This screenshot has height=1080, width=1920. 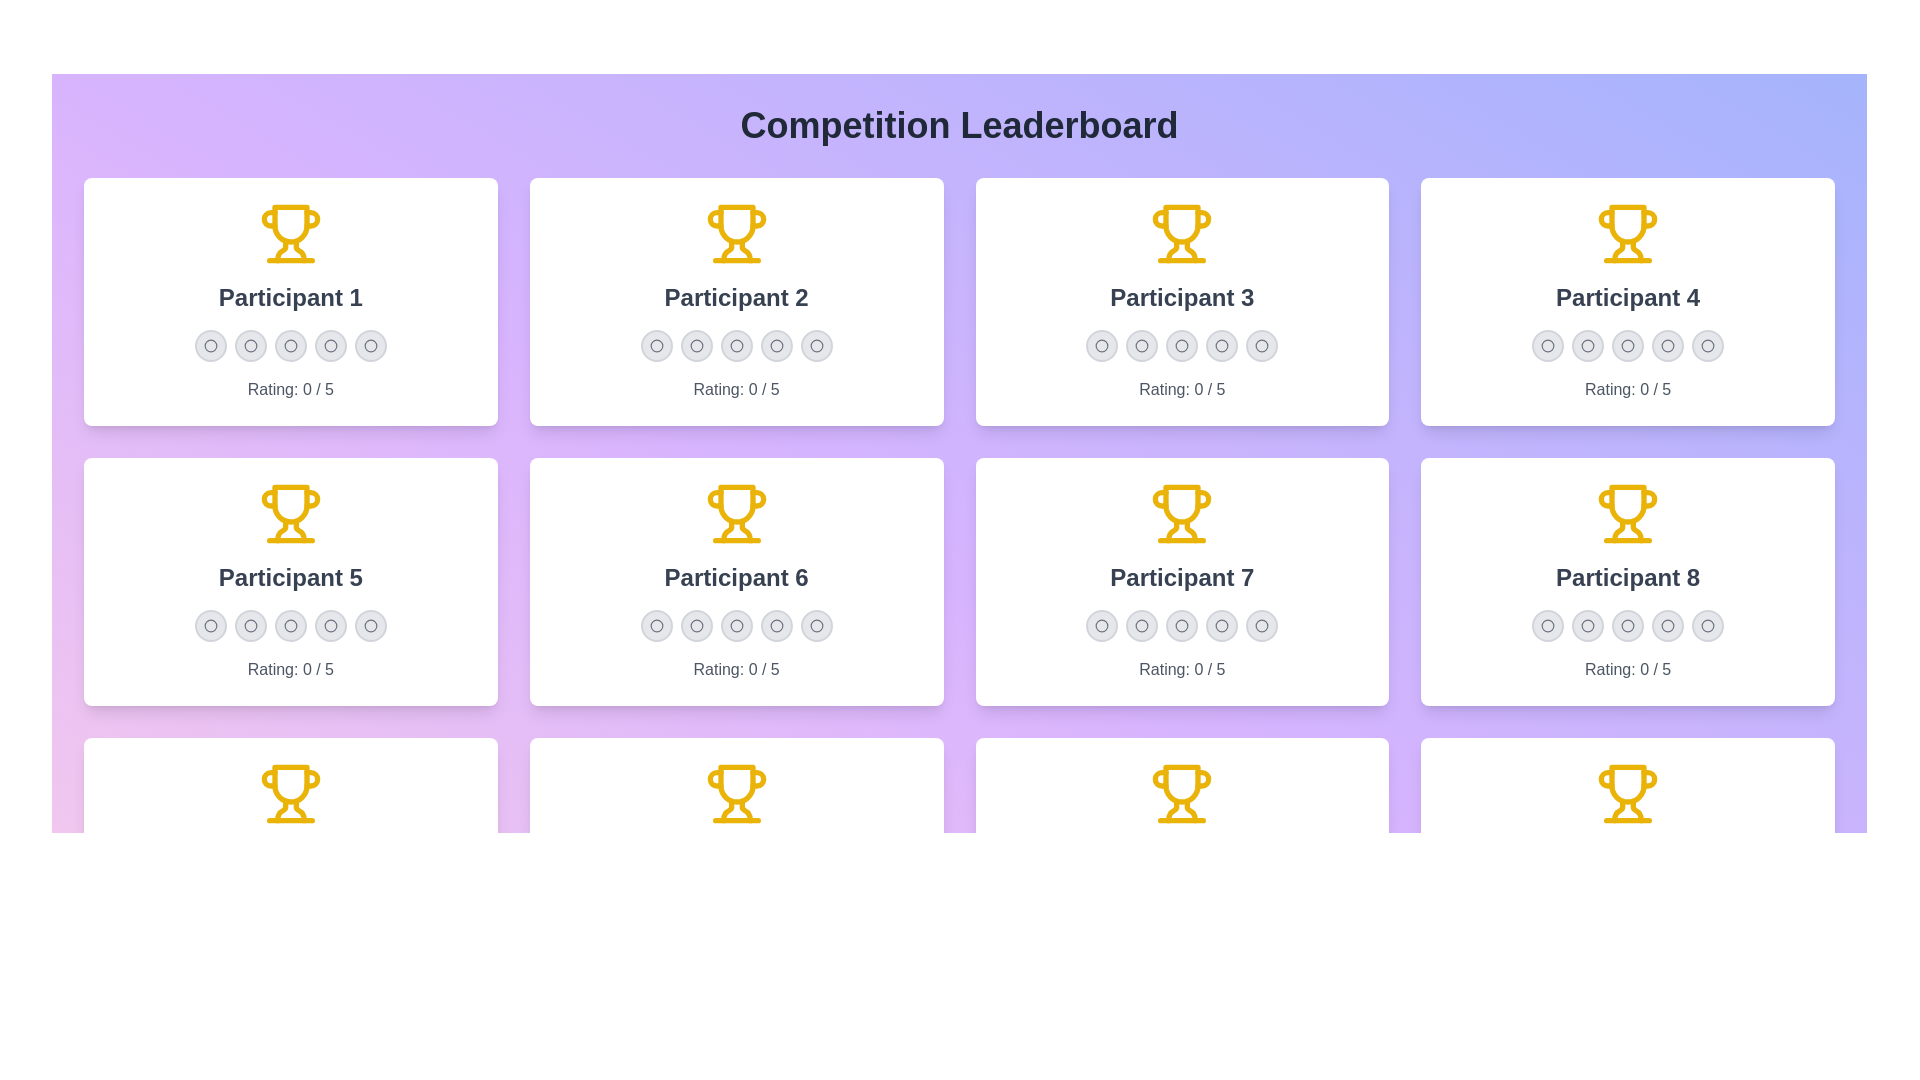 I want to click on the header of the leaderboard to interact with it, so click(x=958, y=126).